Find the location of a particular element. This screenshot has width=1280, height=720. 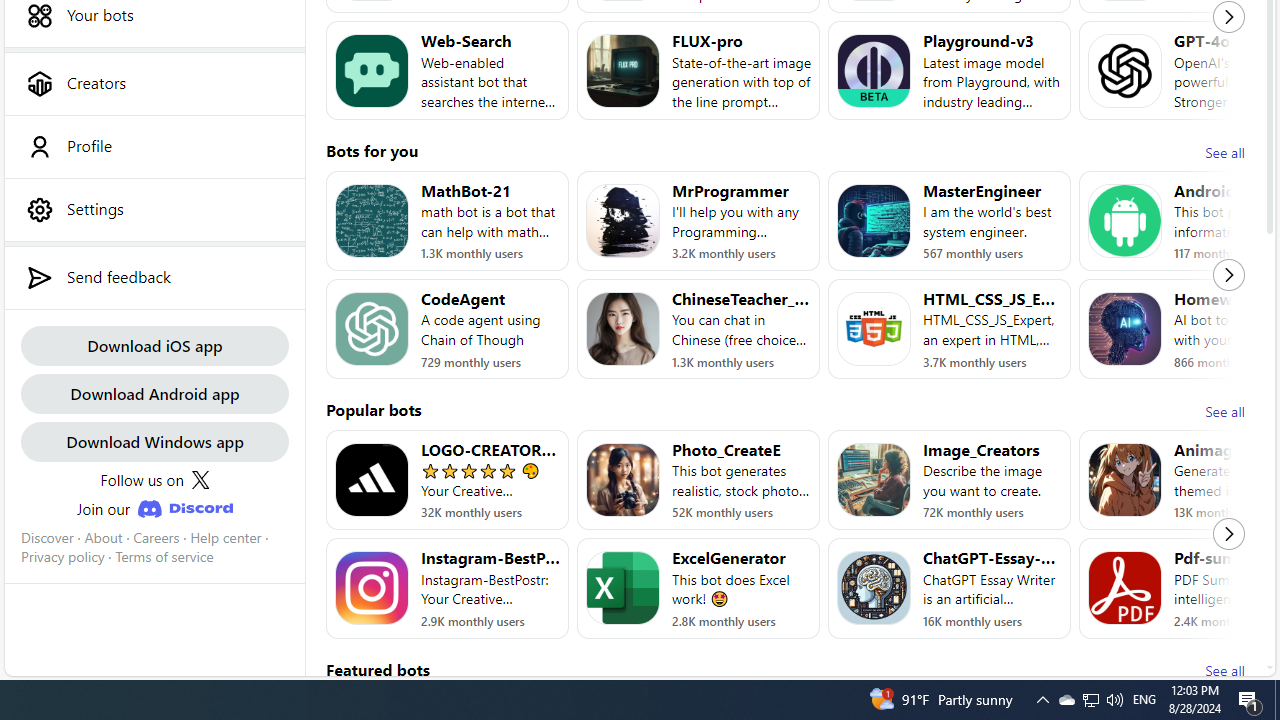

'Bot image for Image_Creators' is located at coordinates (874, 480).